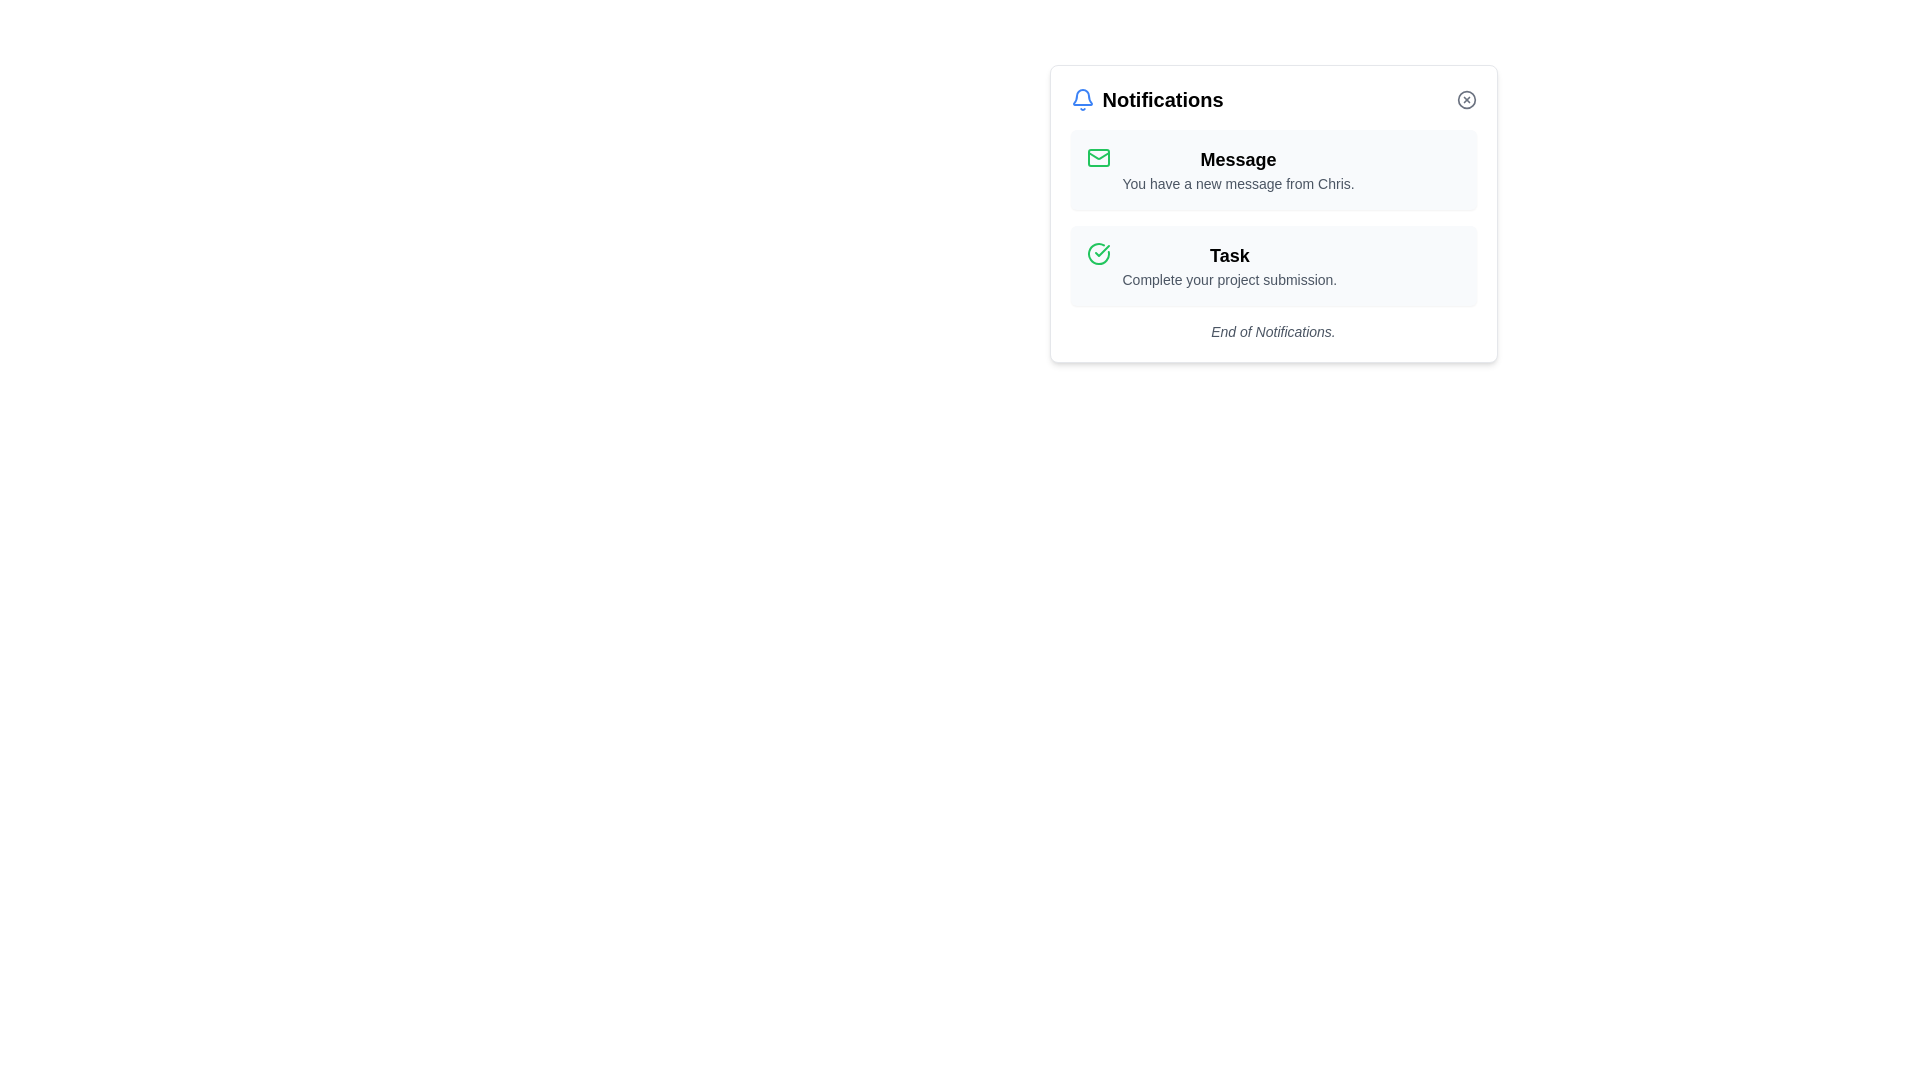  What do you see at coordinates (1466, 100) in the screenshot?
I see `the circular button with an 'X' inside, located at the top right corner of the notifications panel` at bounding box center [1466, 100].